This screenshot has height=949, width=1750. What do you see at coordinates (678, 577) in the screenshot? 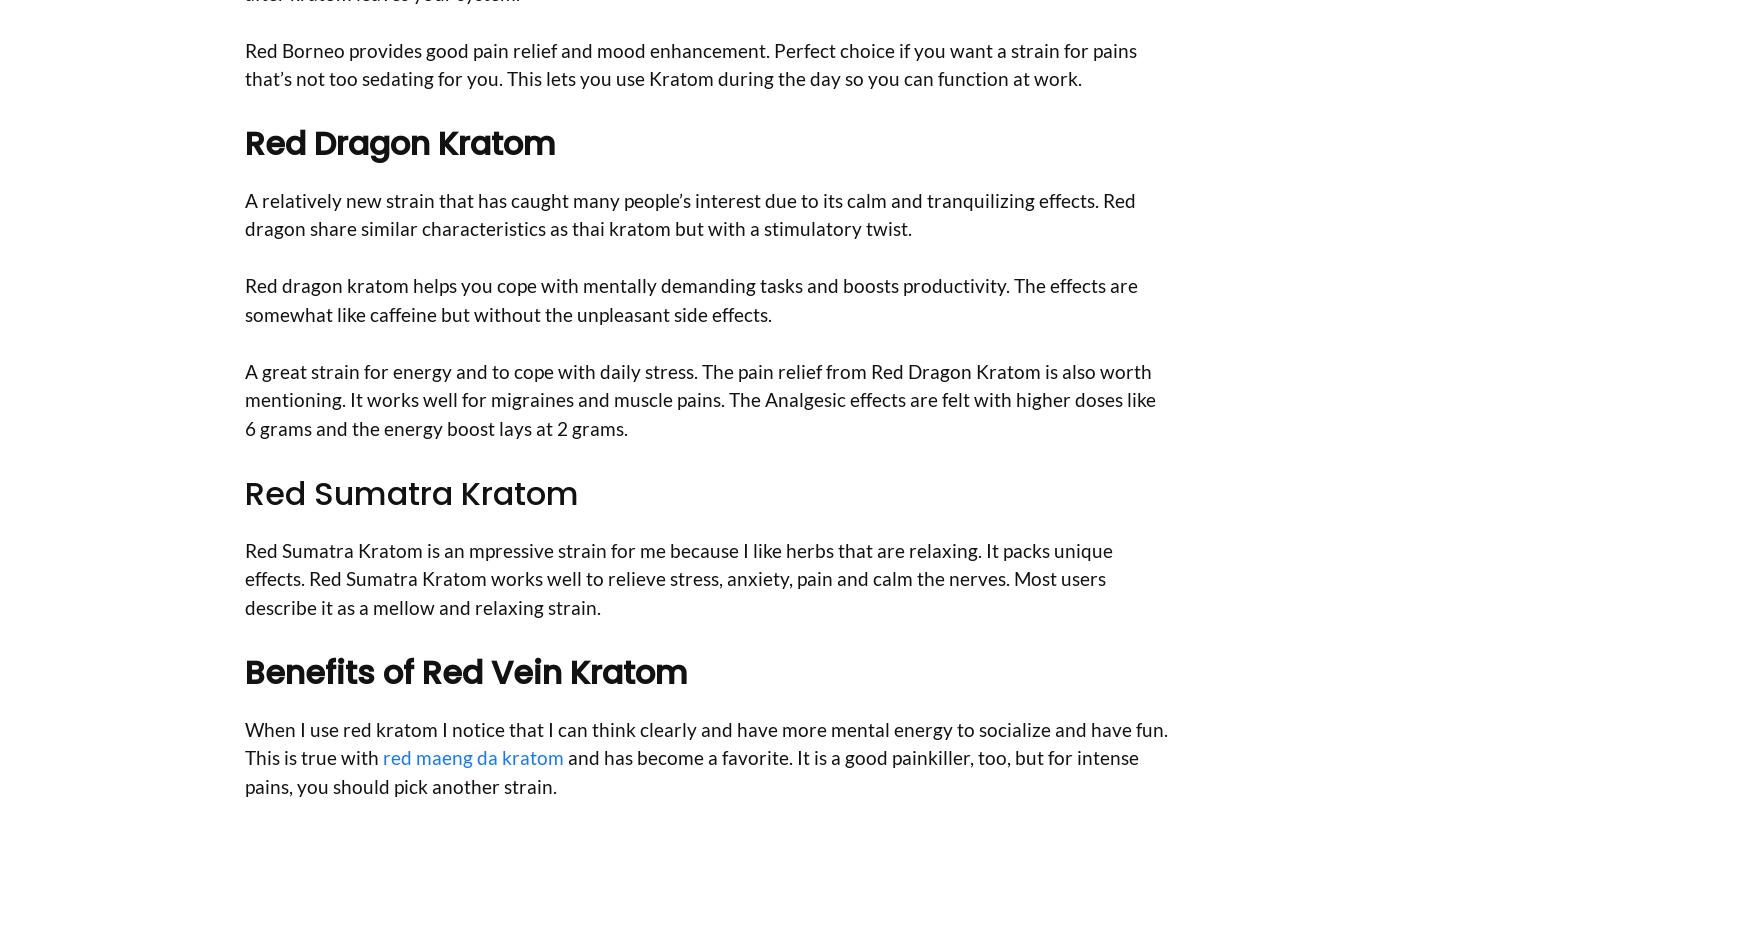
I see `'Red Sumatra Kratom is an mpressive strain for me because I like herbs that are relaxing. It packs unique effects. Red Sumatra Kratom works well to relieve stress, anxiety, pain and calm the nerves. Most users describe it as a mellow and relaxing strain.'` at bounding box center [678, 577].